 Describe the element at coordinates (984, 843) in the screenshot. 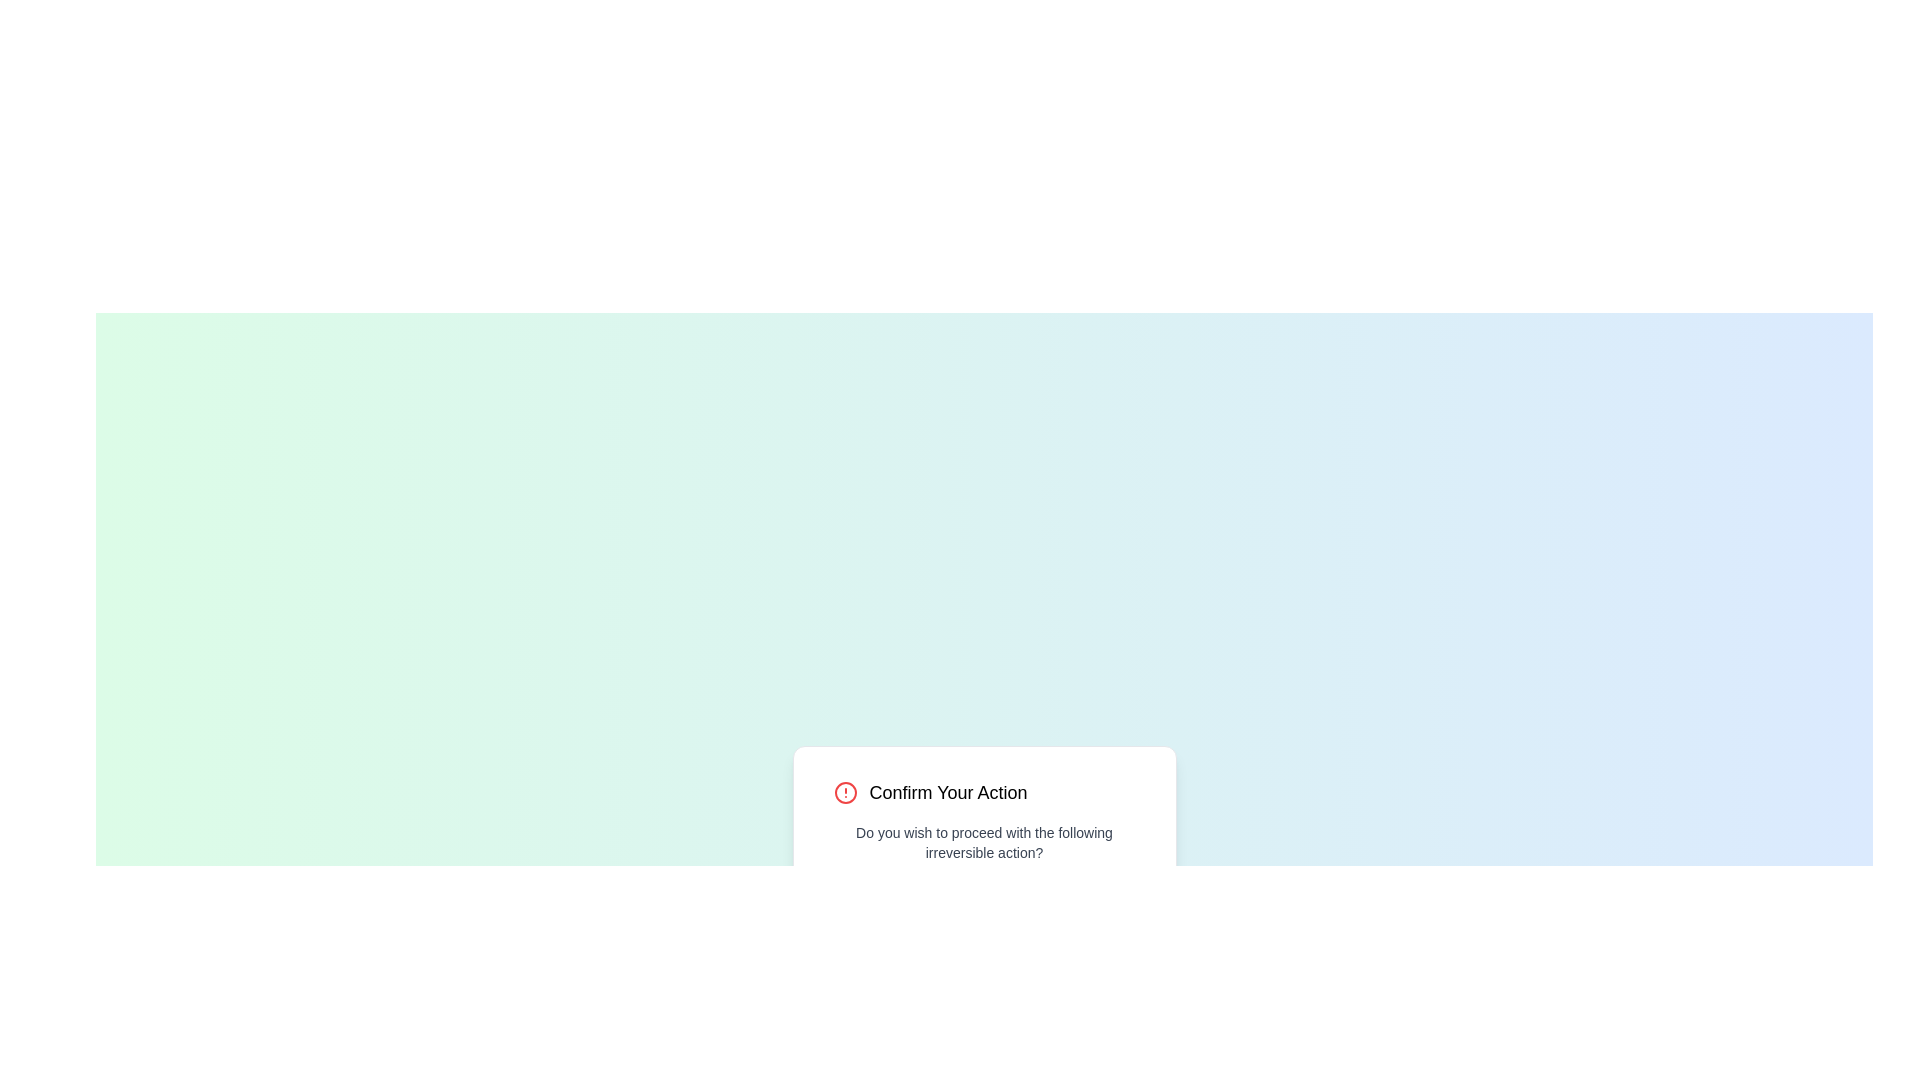

I see `the informational Text label located beneath the 'Confirm Your Action' title in the dialog box` at that location.